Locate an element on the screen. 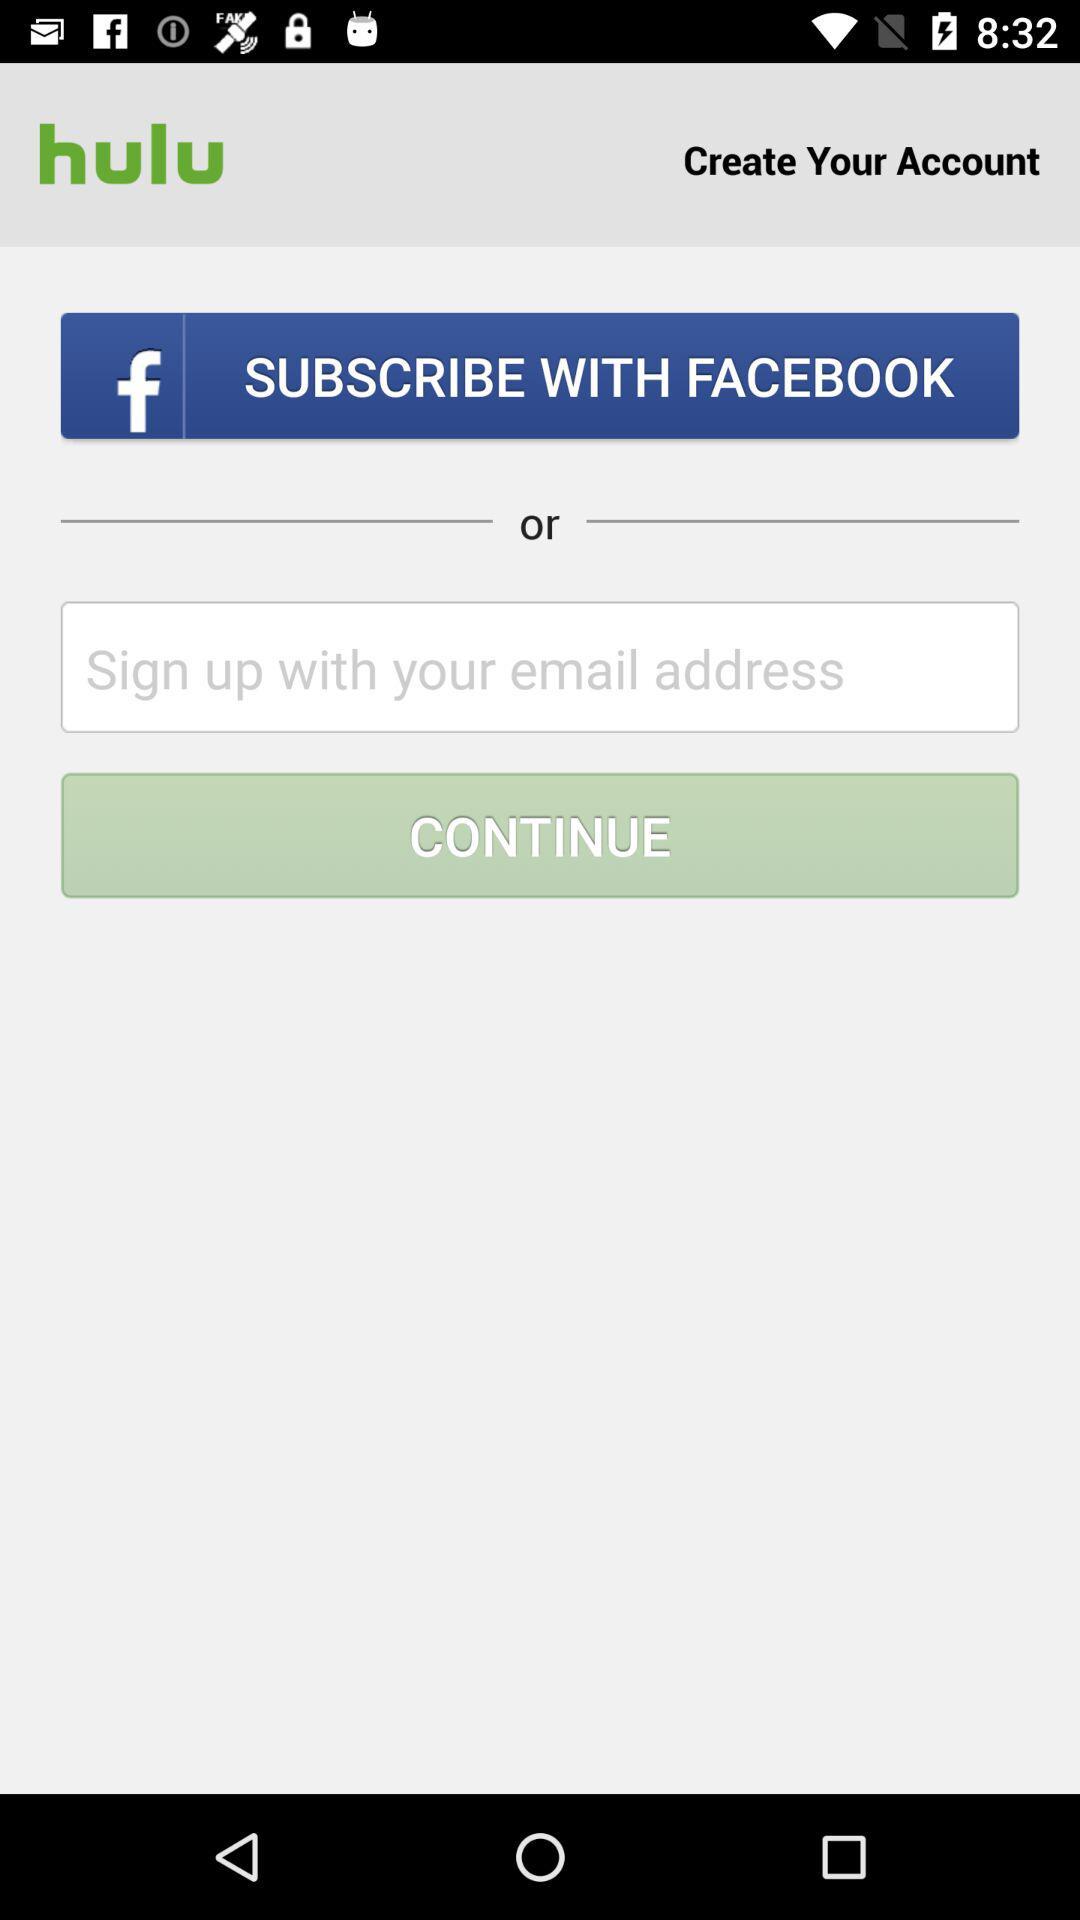  continue item is located at coordinates (540, 835).